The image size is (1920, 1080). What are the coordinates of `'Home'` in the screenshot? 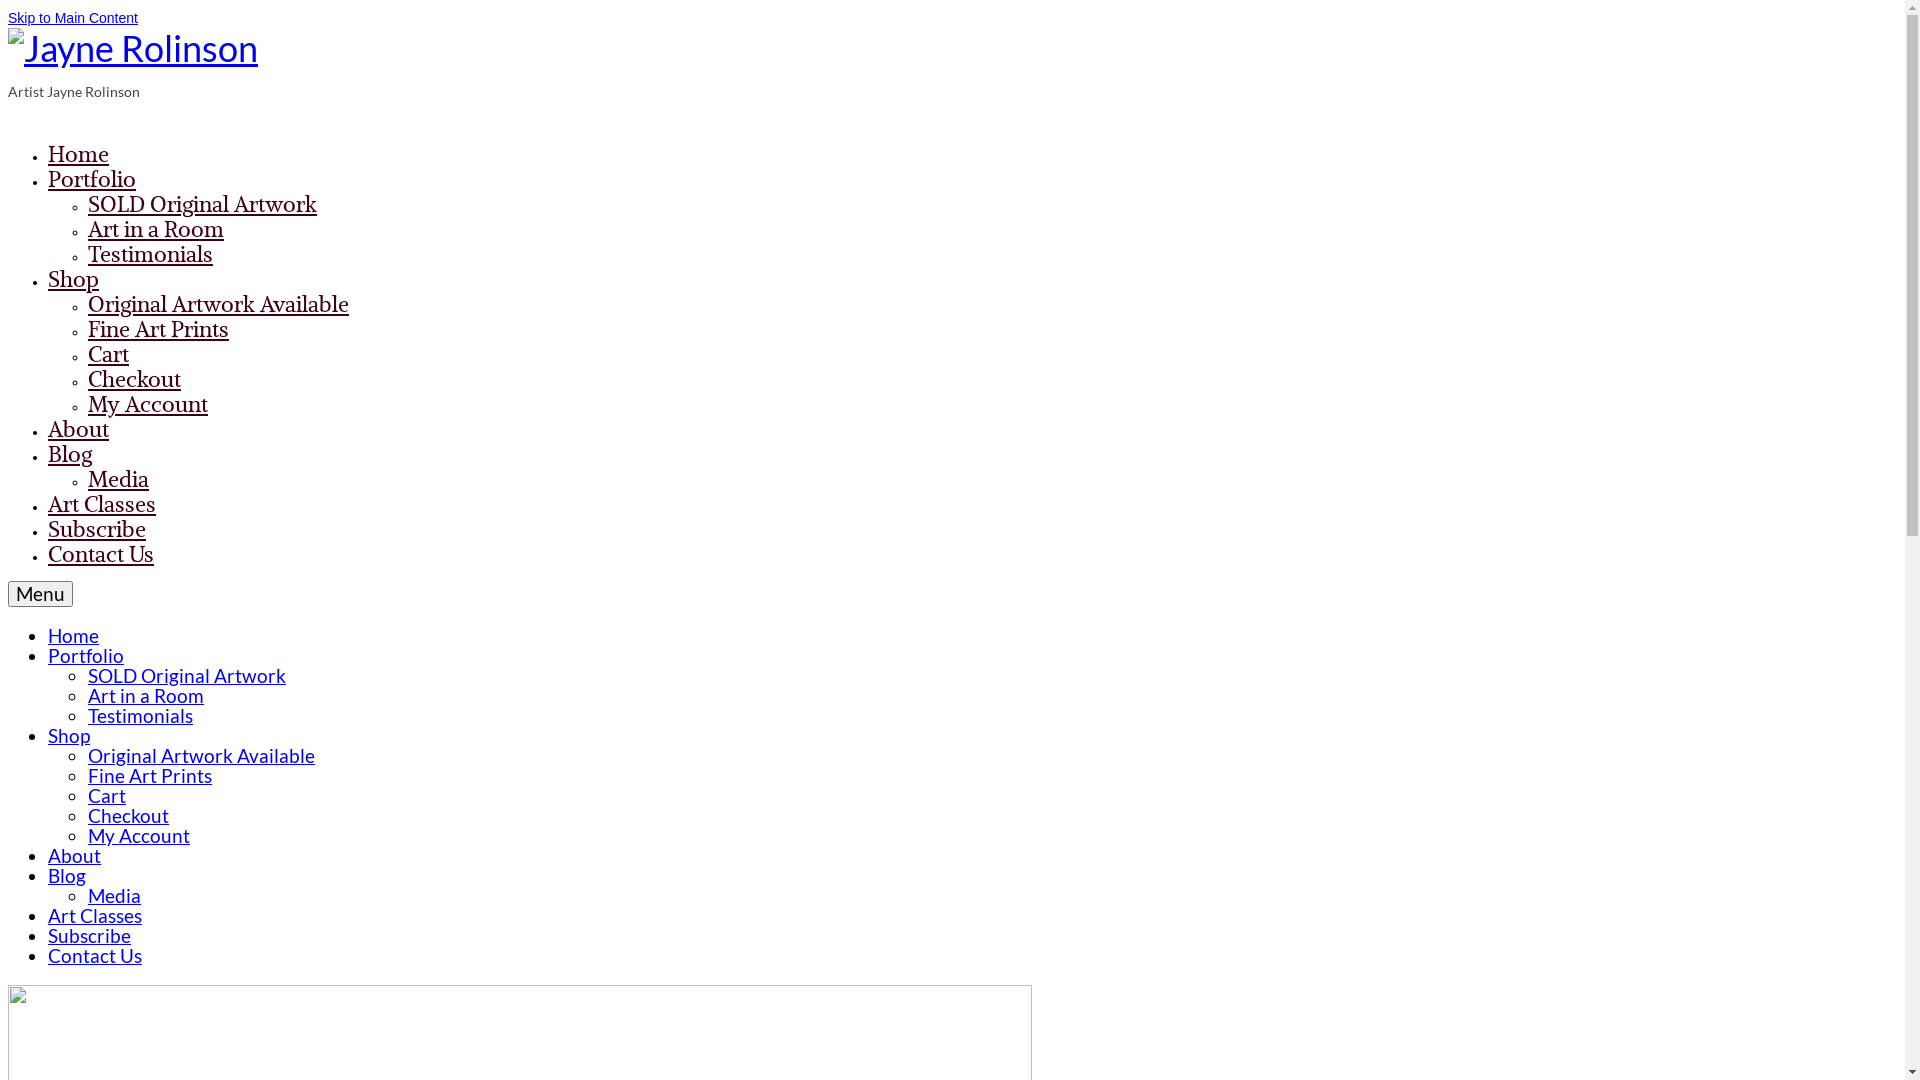 It's located at (78, 153).